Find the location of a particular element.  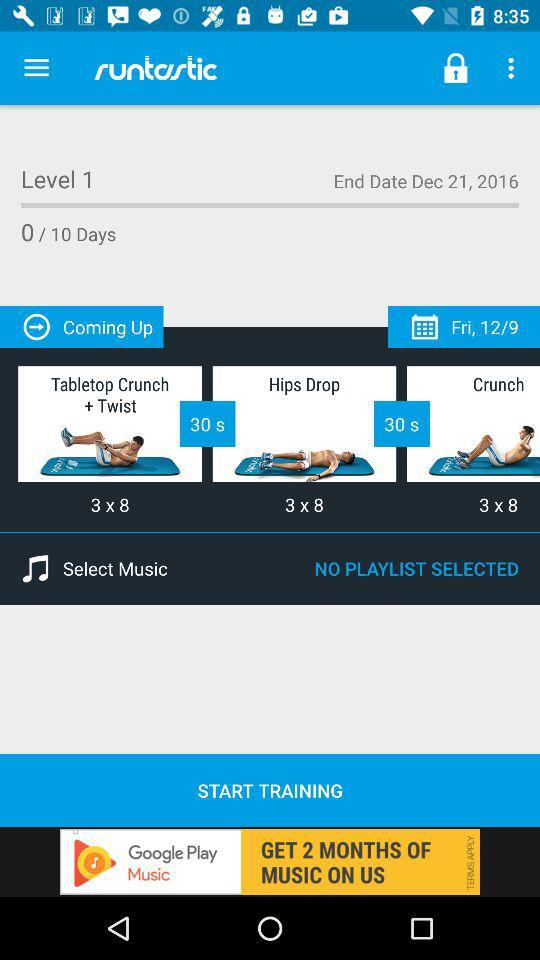

click on advertisement is located at coordinates (270, 860).